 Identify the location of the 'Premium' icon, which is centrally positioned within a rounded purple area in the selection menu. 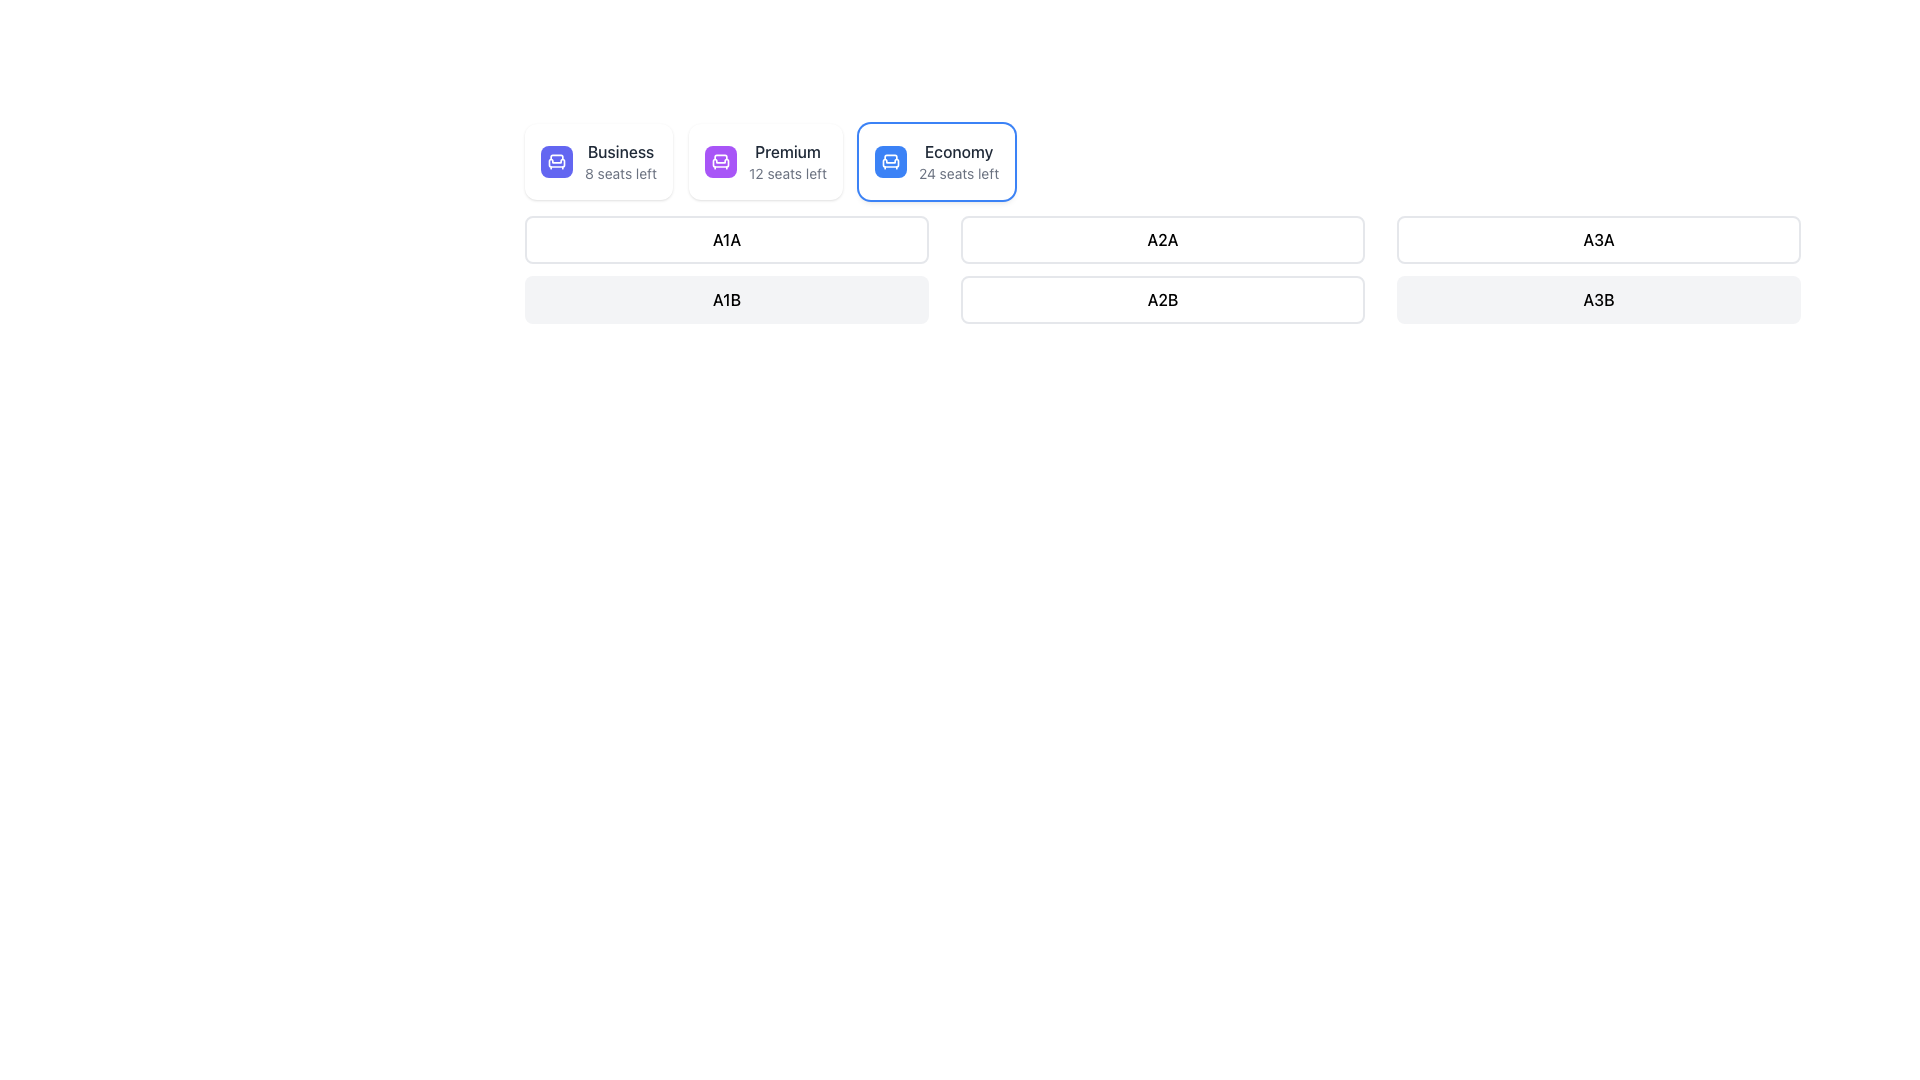
(720, 161).